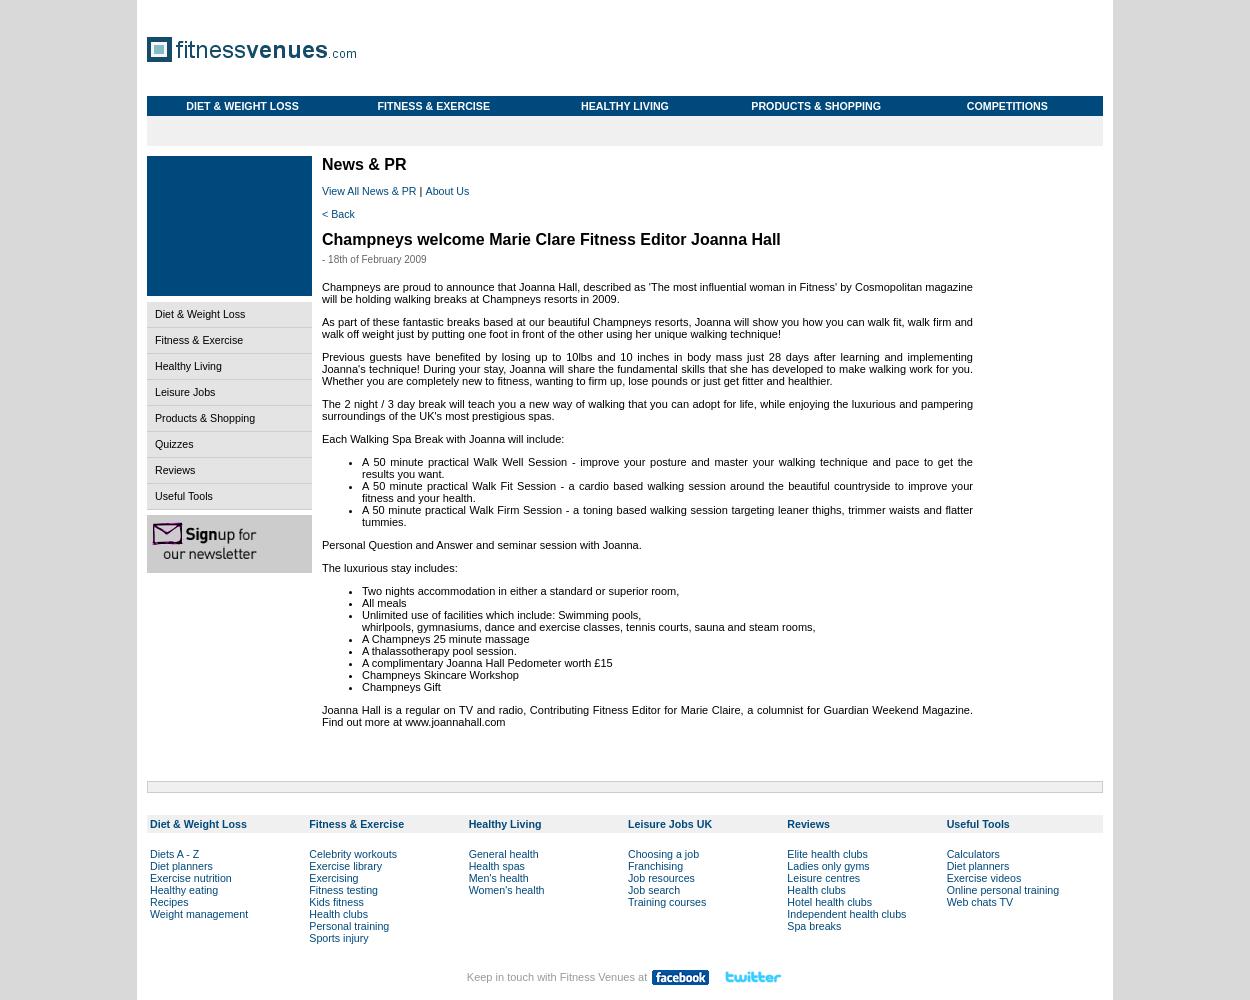 This screenshot has width=1250, height=1000. Describe the element at coordinates (335, 902) in the screenshot. I see `'Kids fitness'` at that location.